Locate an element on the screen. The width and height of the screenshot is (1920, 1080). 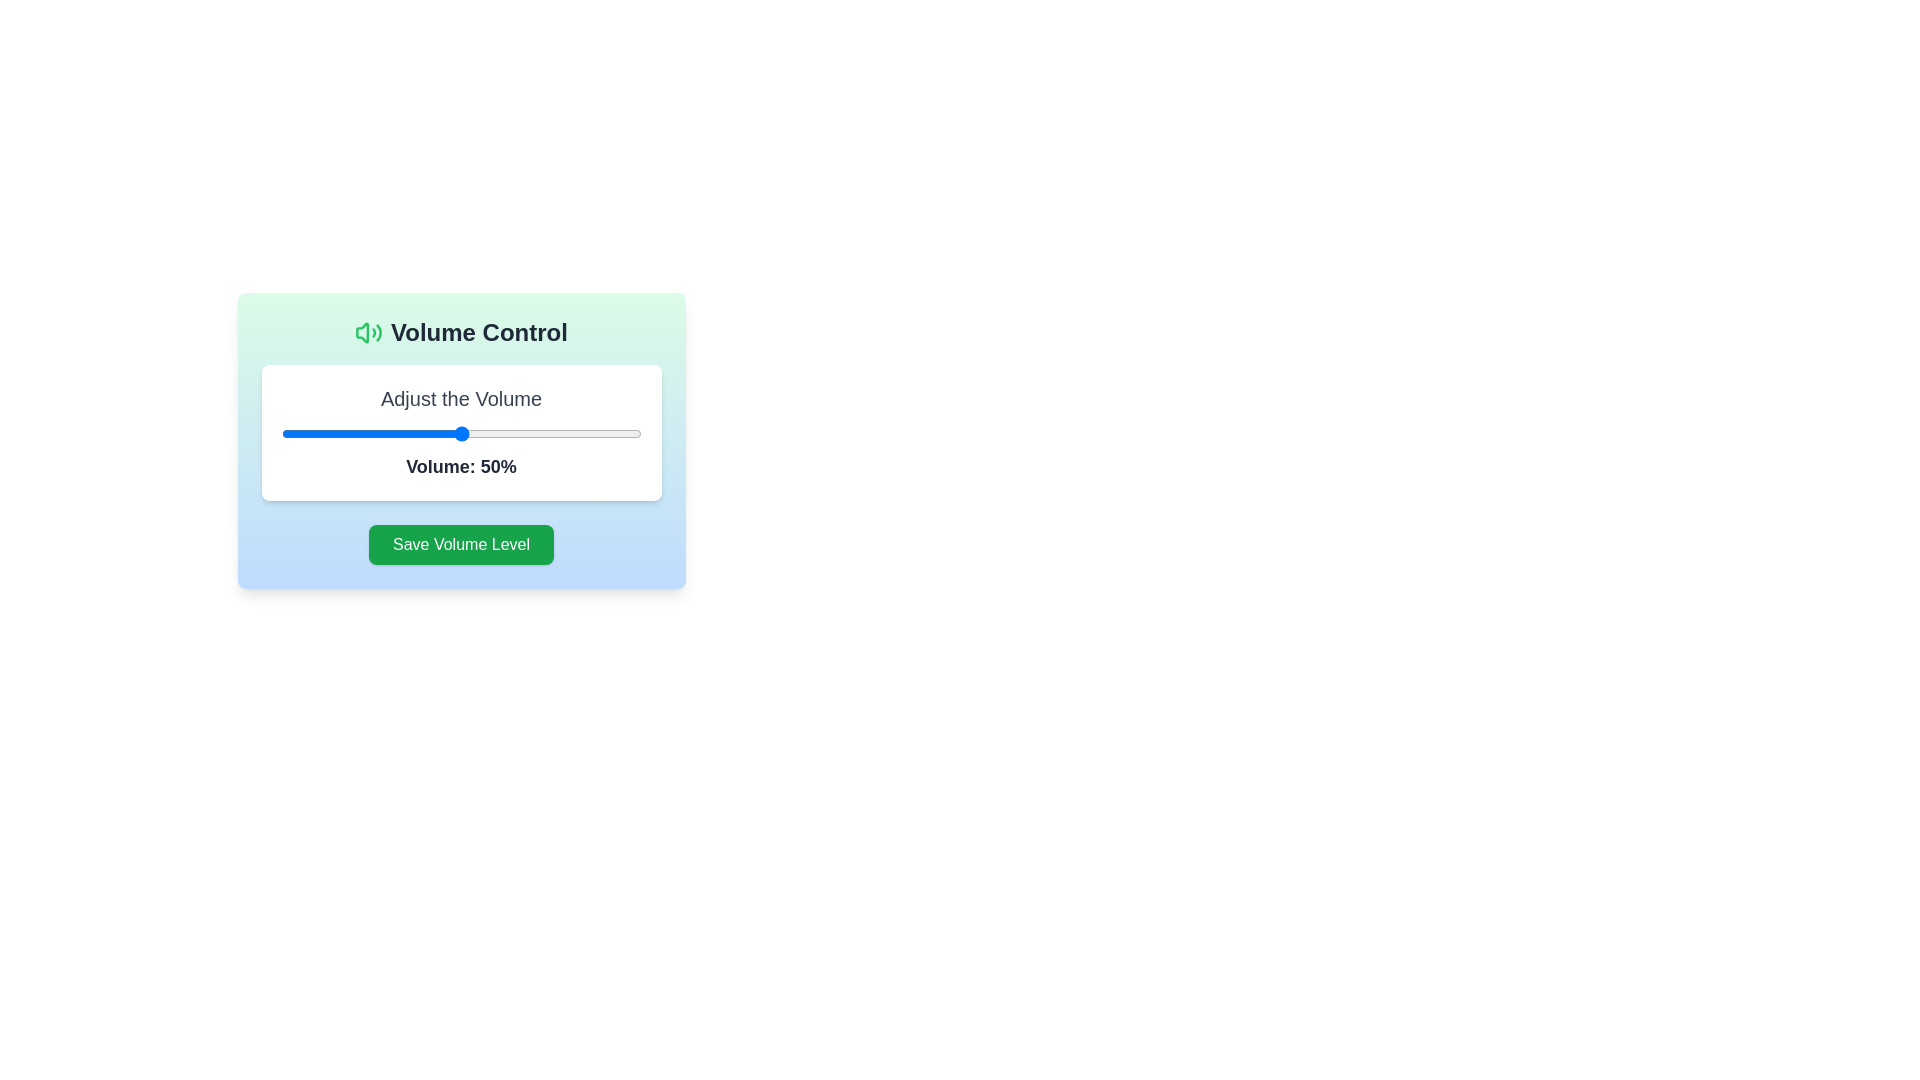
the volume slider to set the volume to 81% is located at coordinates (572, 433).